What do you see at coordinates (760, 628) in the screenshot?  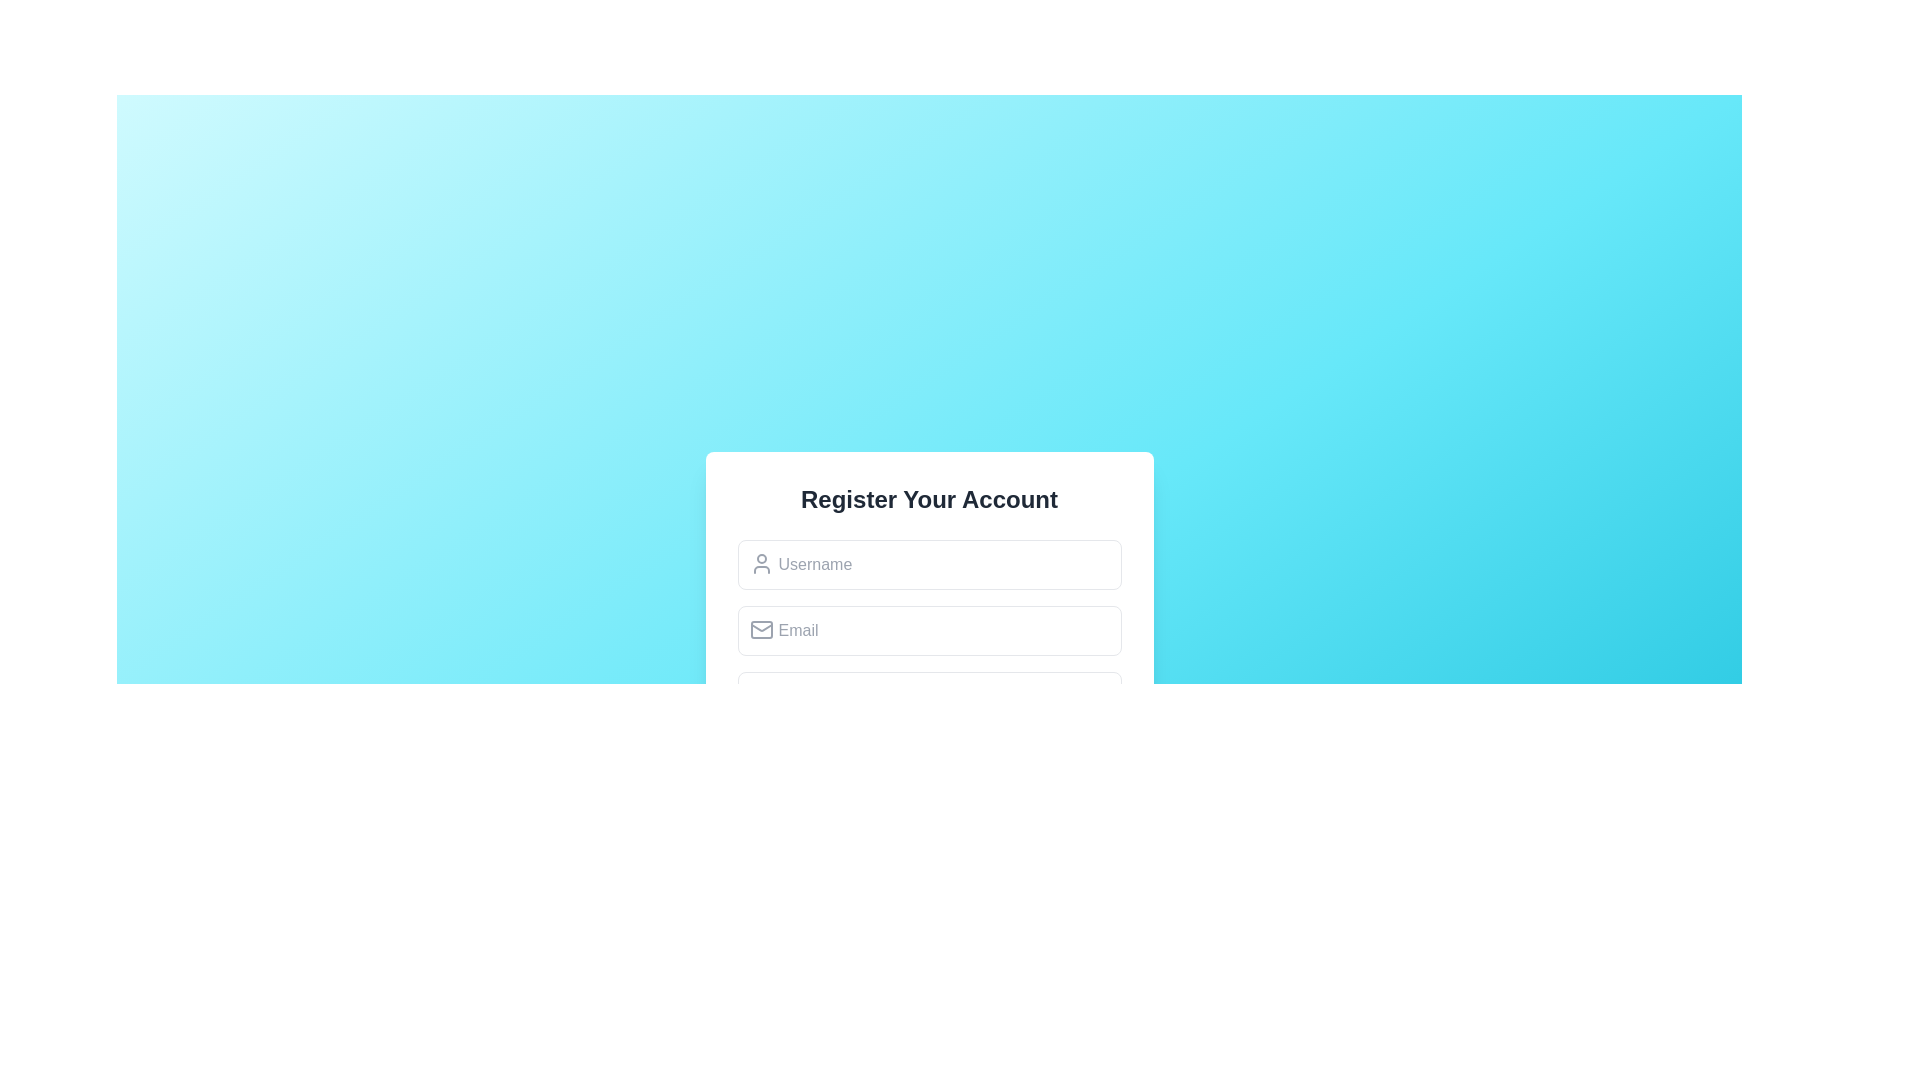 I see `the email icon located at the top-left corner of the email input field in the registration form, which indicates the input is for an email address` at bounding box center [760, 628].